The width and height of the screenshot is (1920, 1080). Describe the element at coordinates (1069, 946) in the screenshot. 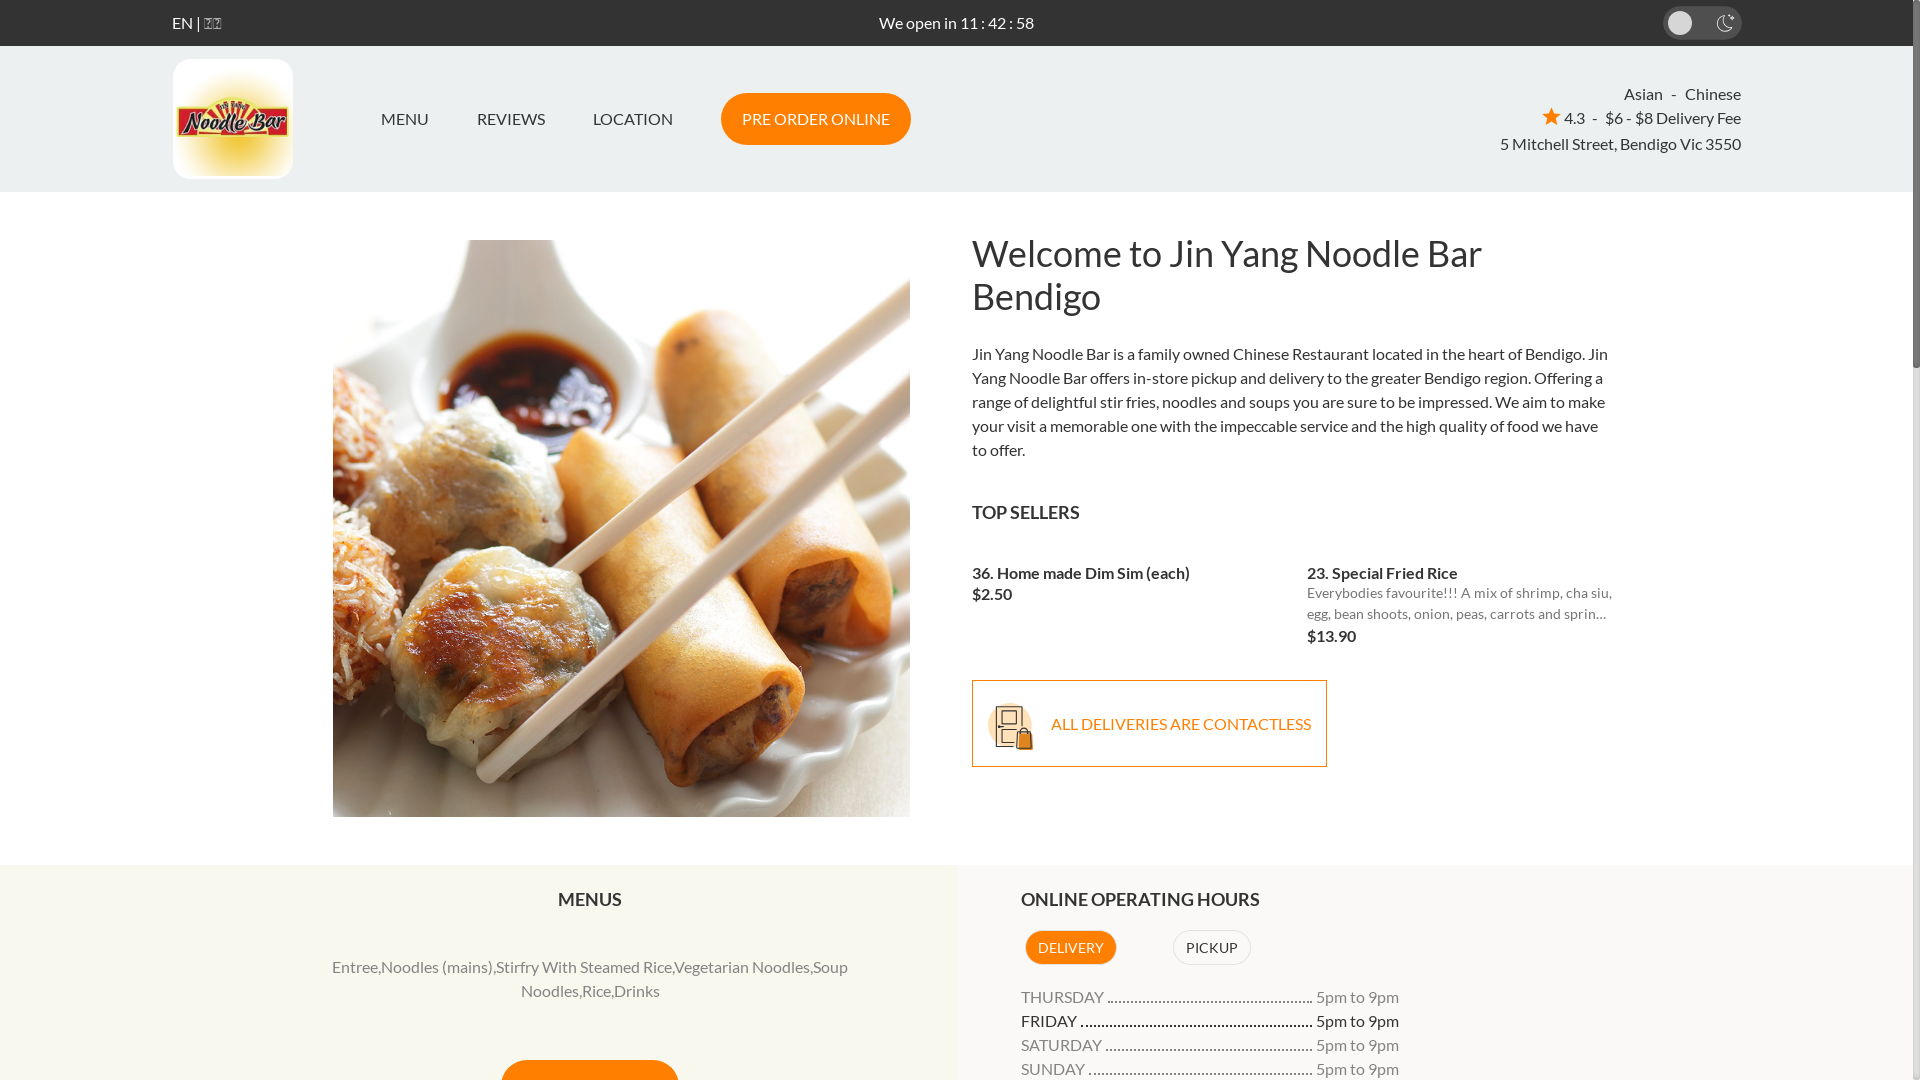

I see `'DELIVERY'` at that location.